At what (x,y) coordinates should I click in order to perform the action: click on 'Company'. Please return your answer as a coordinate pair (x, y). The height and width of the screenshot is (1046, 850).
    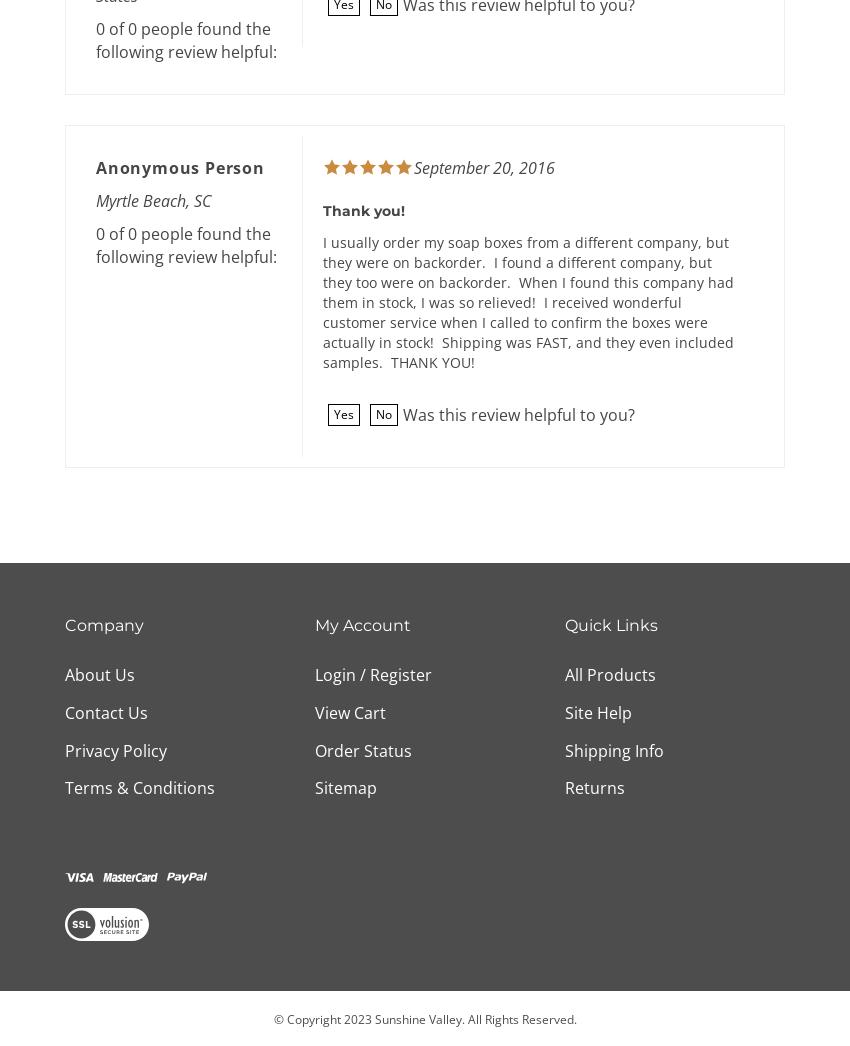
    Looking at the image, I should click on (103, 624).